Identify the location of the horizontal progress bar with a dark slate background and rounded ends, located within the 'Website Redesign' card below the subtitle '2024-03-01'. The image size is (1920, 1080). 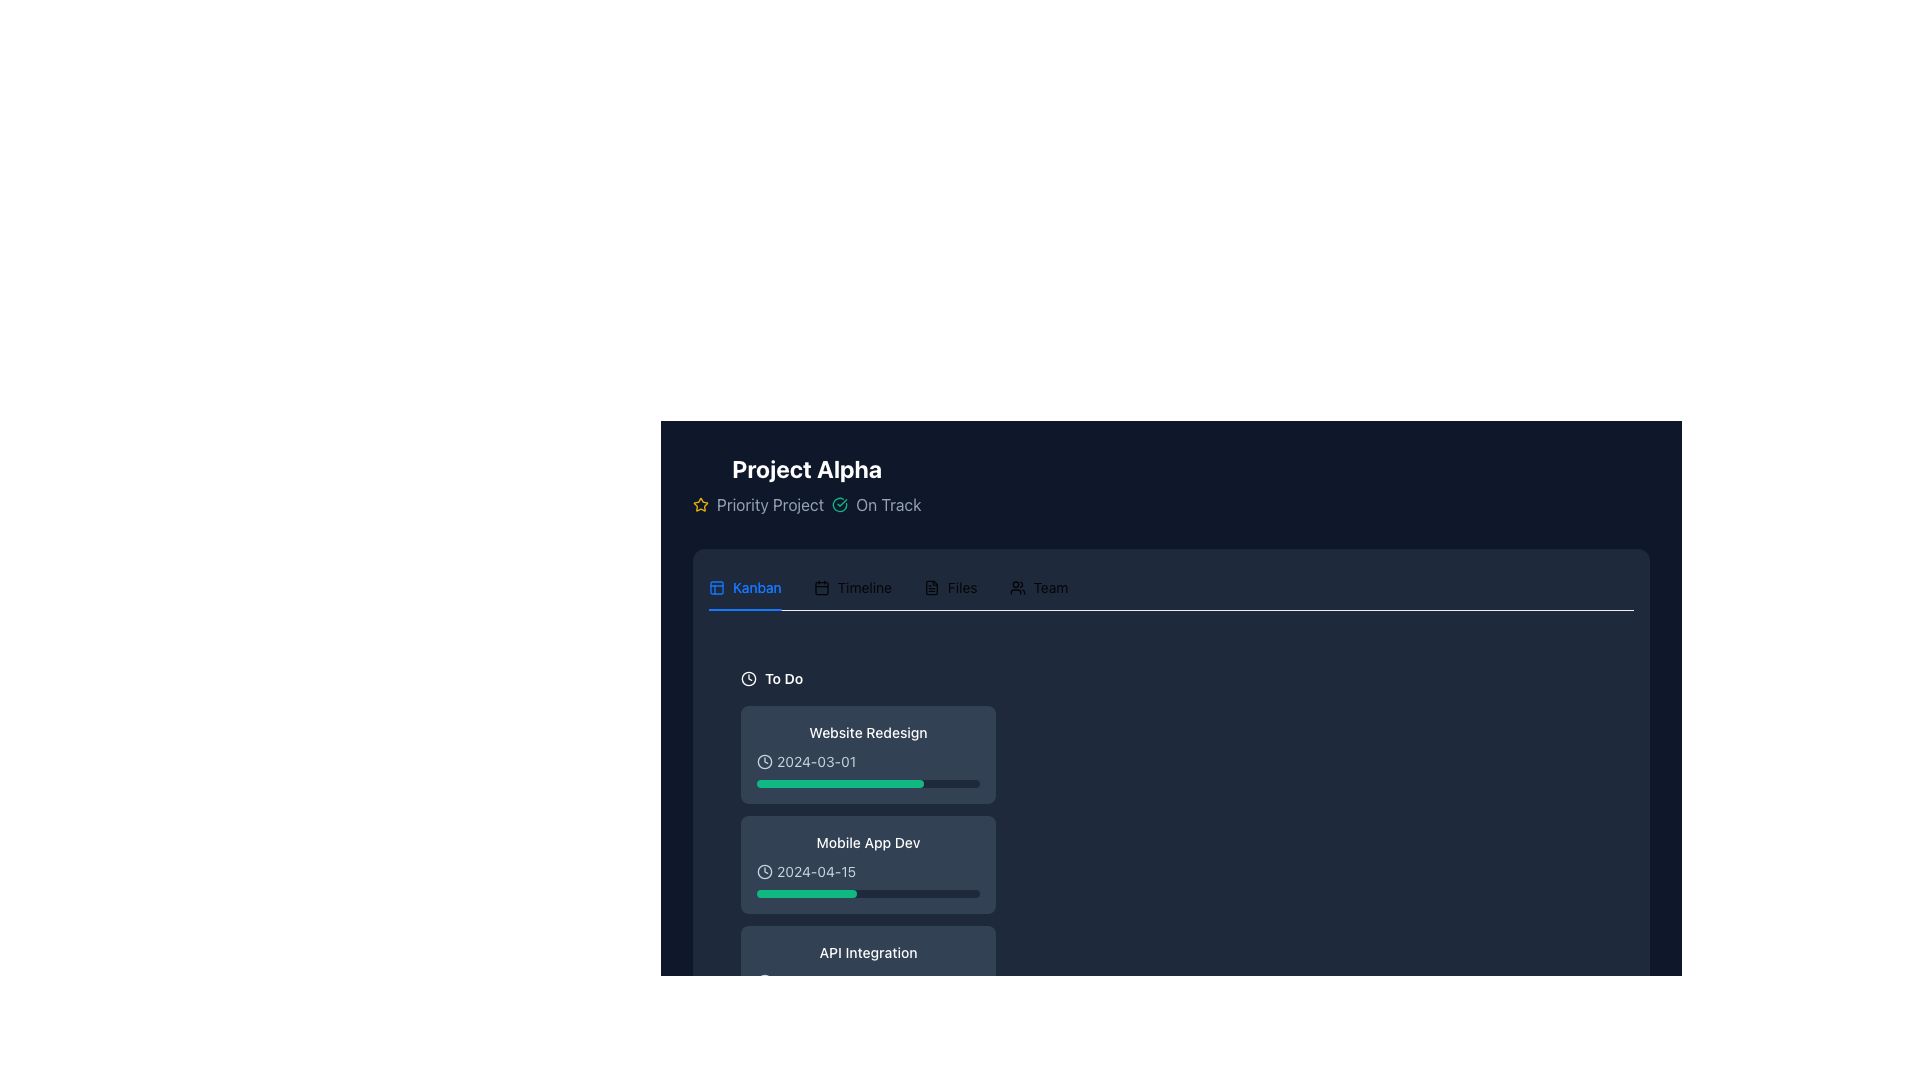
(868, 782).